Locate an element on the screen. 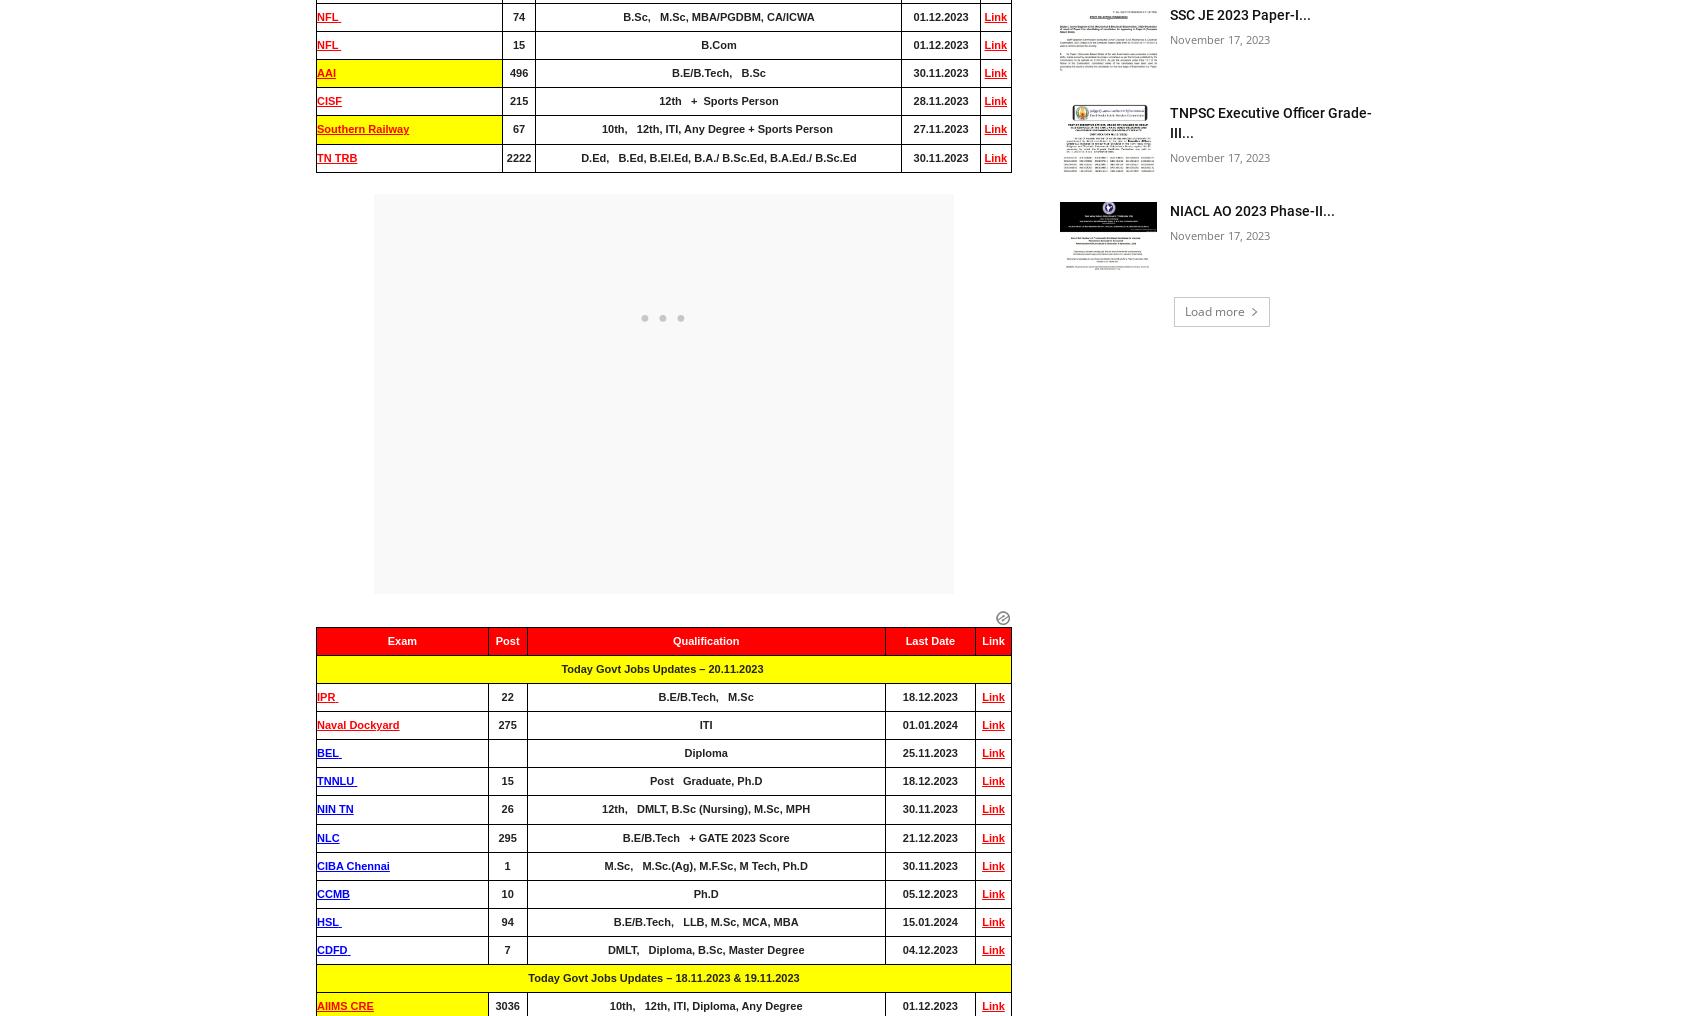 This screenshot has width=1700, height=1016. '94' is located at coordinates (506, 920).